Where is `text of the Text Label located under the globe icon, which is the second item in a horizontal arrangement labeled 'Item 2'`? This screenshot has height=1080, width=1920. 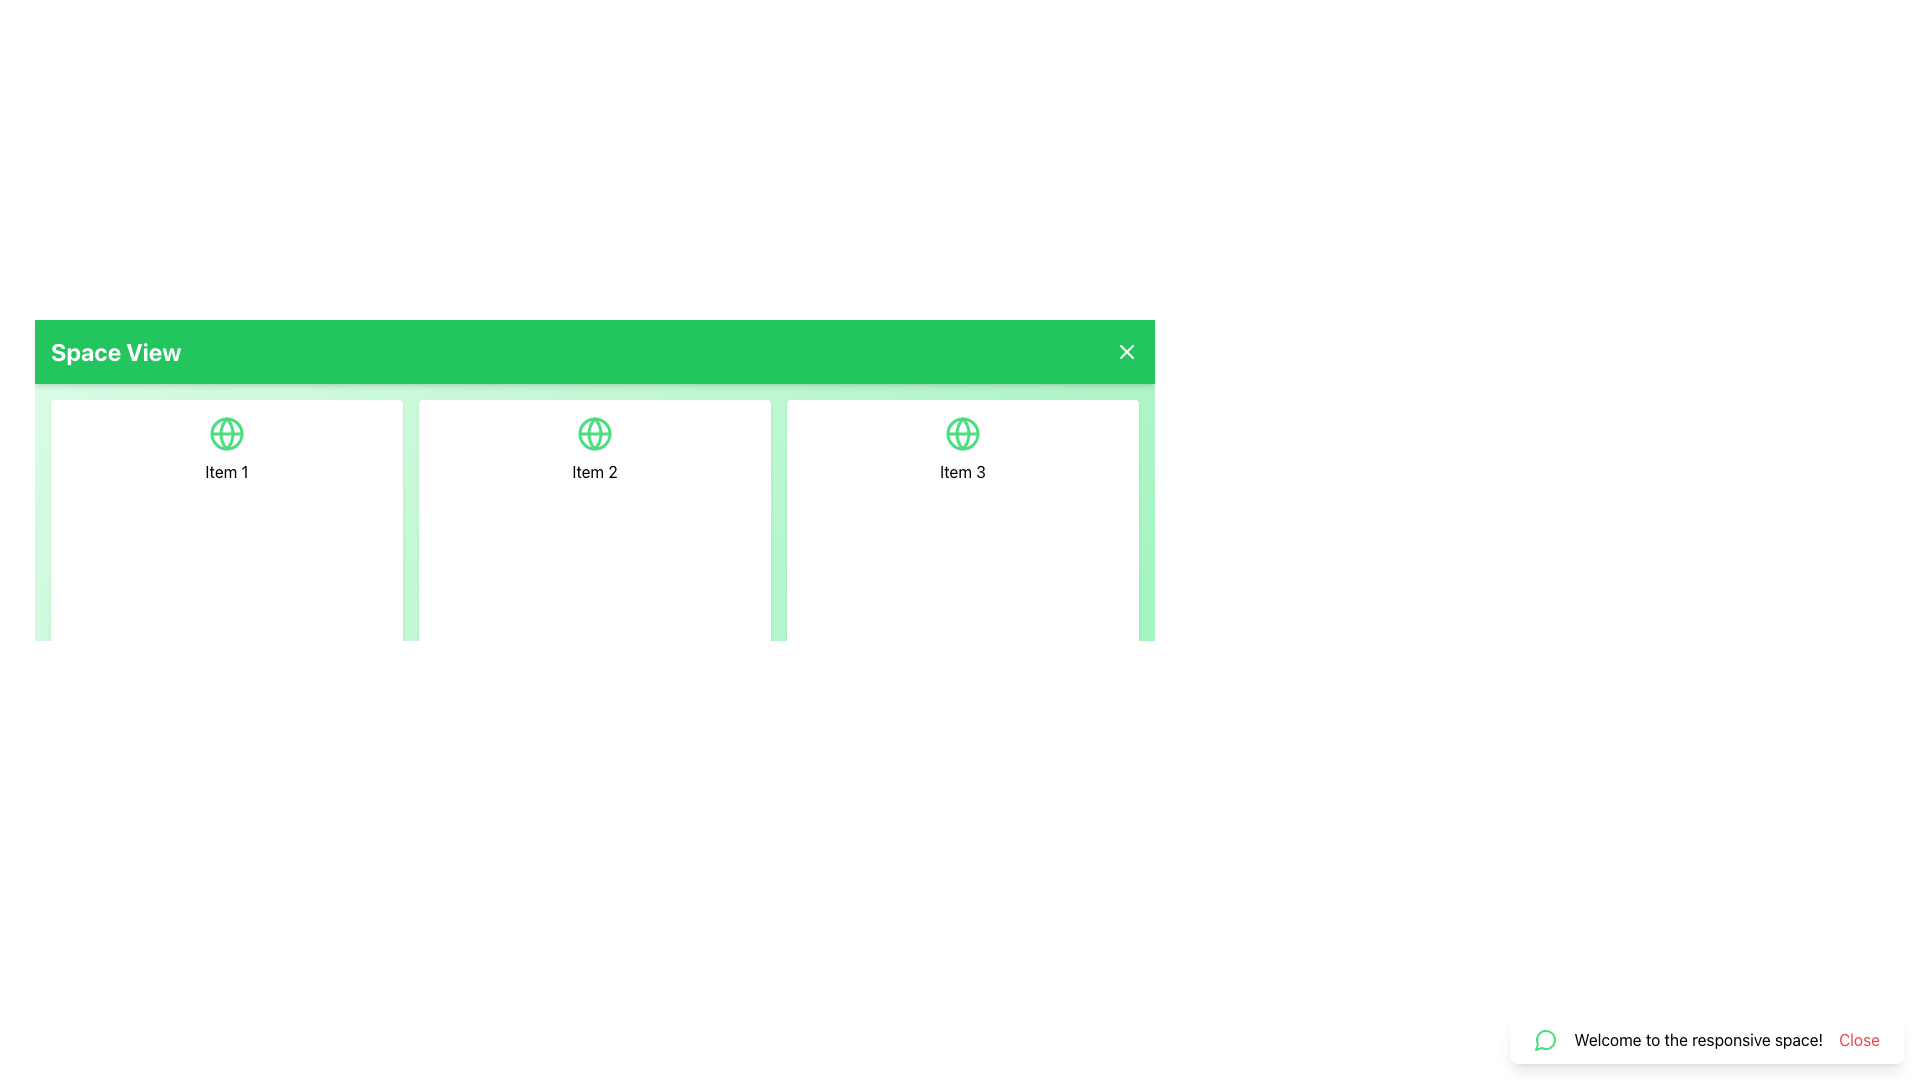 text of the Text Label located under the globe icon, which is the second item in a horizontal arrangement labeled 'Item 2' is located at coordinates (594, 471).